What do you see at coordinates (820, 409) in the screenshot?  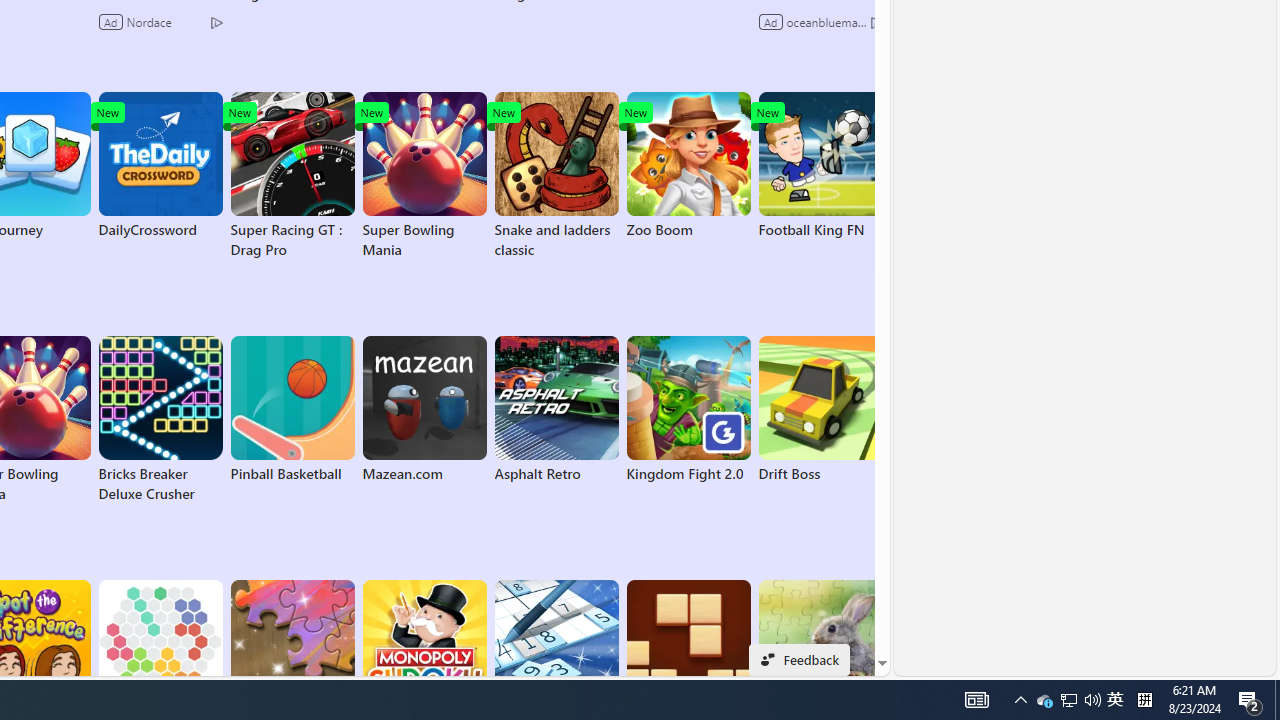 I see `'Drift Boss'` at bounding box center [820, 409].